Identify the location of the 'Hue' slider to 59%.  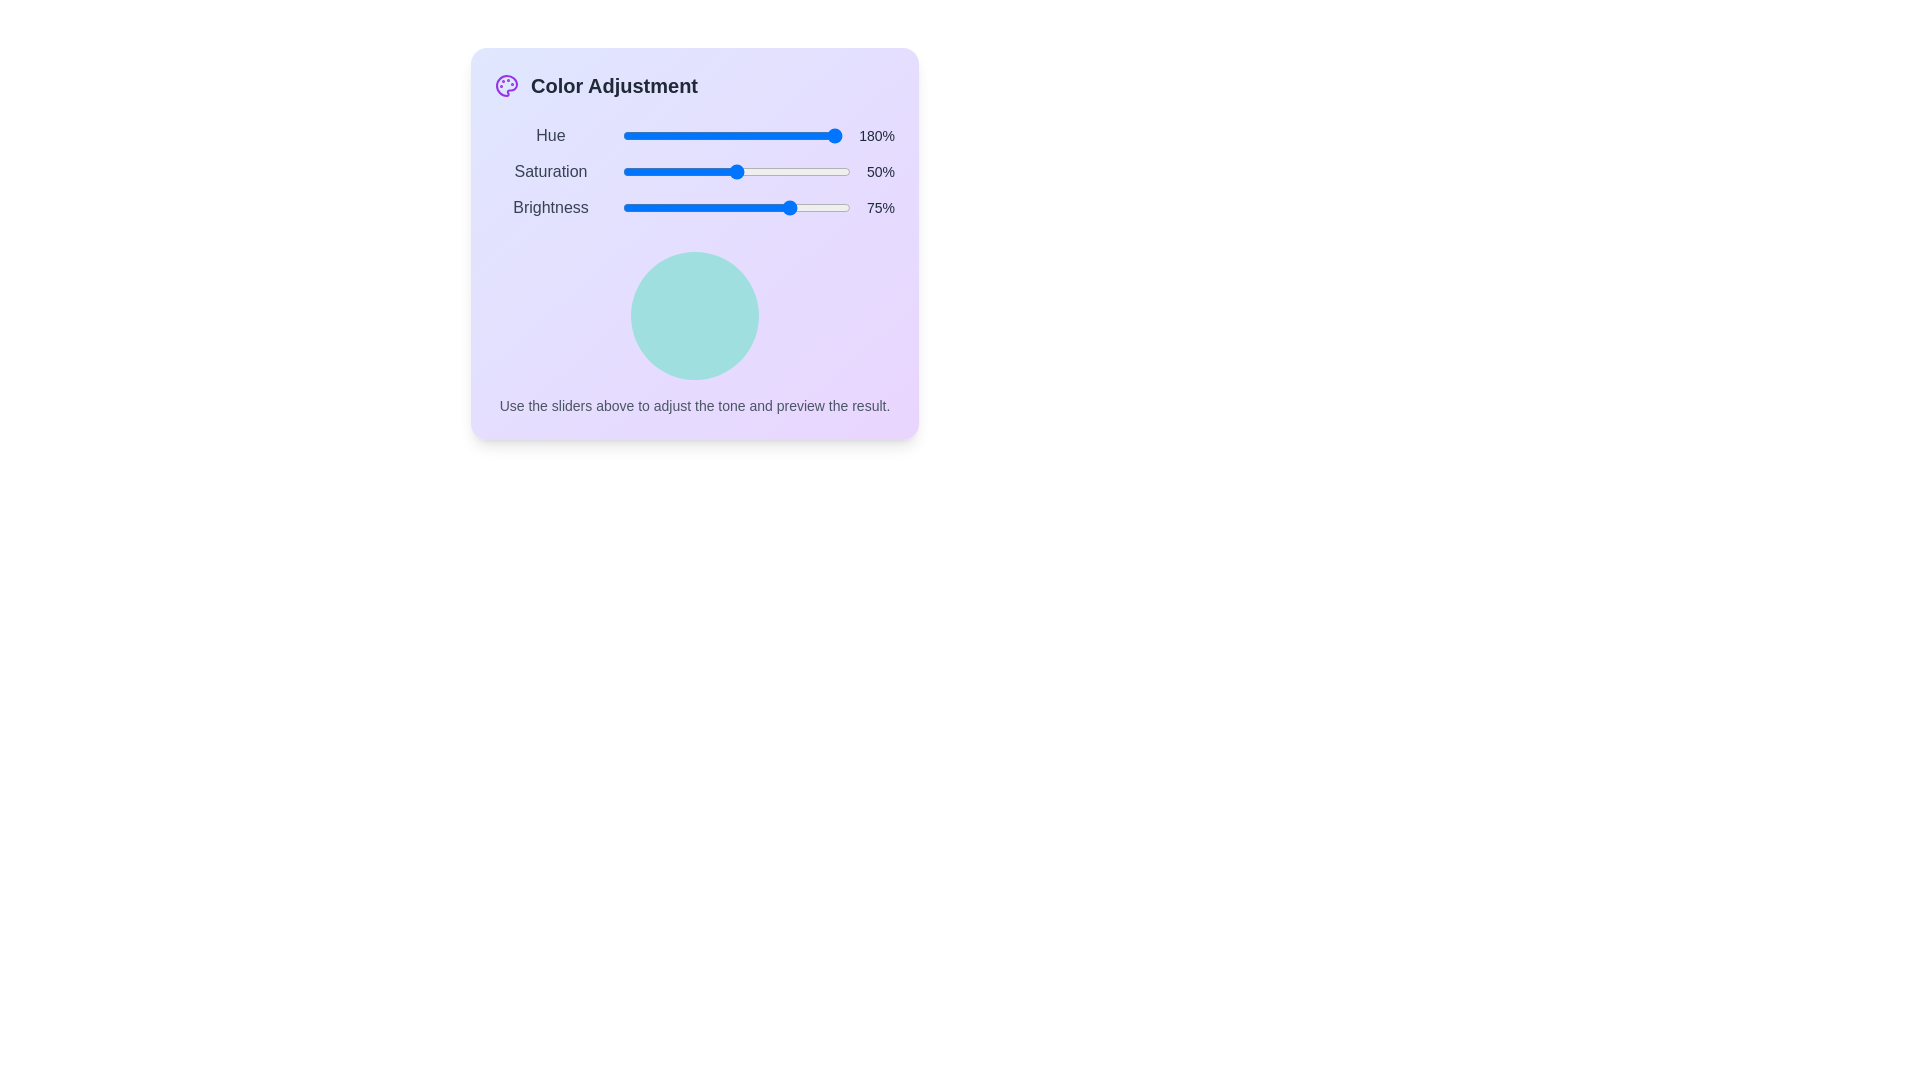
(751, 135).